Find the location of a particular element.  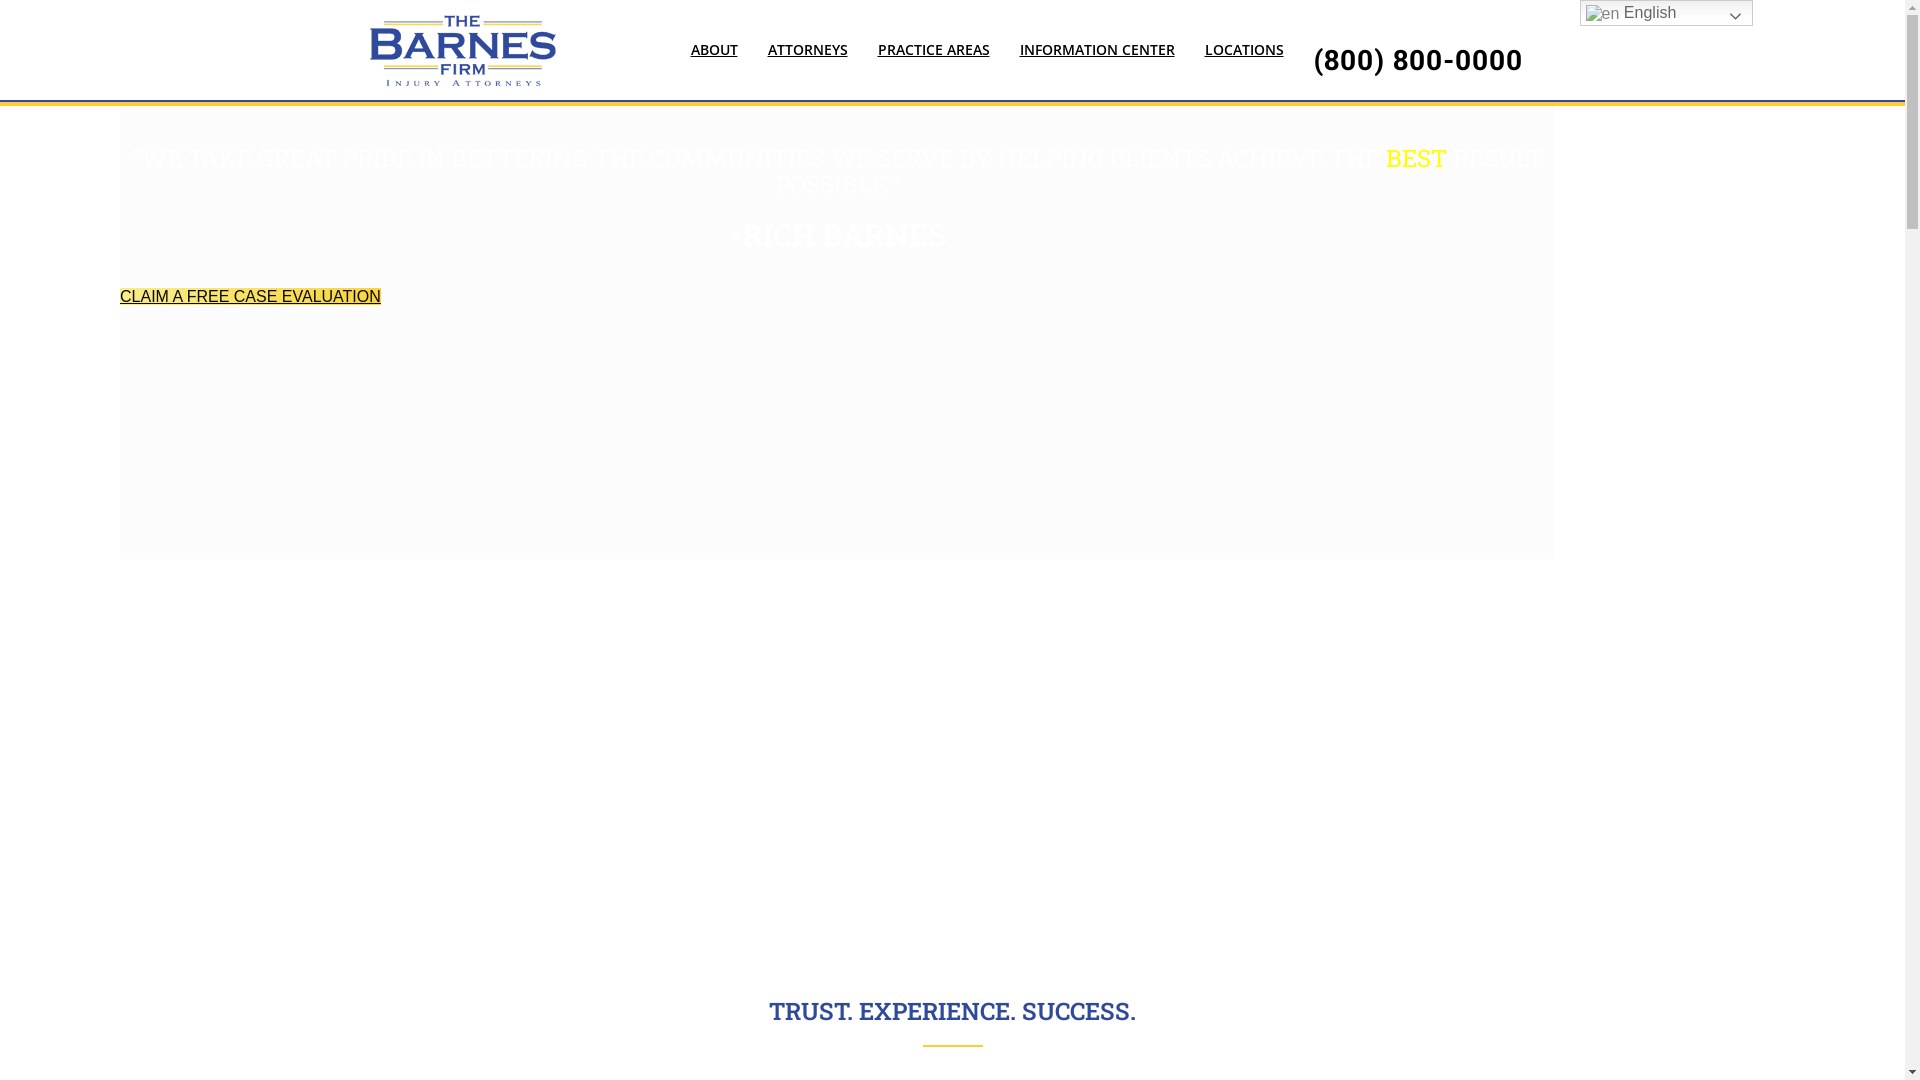

'(800) 800-0000' is located at coordinates (1417, 58).